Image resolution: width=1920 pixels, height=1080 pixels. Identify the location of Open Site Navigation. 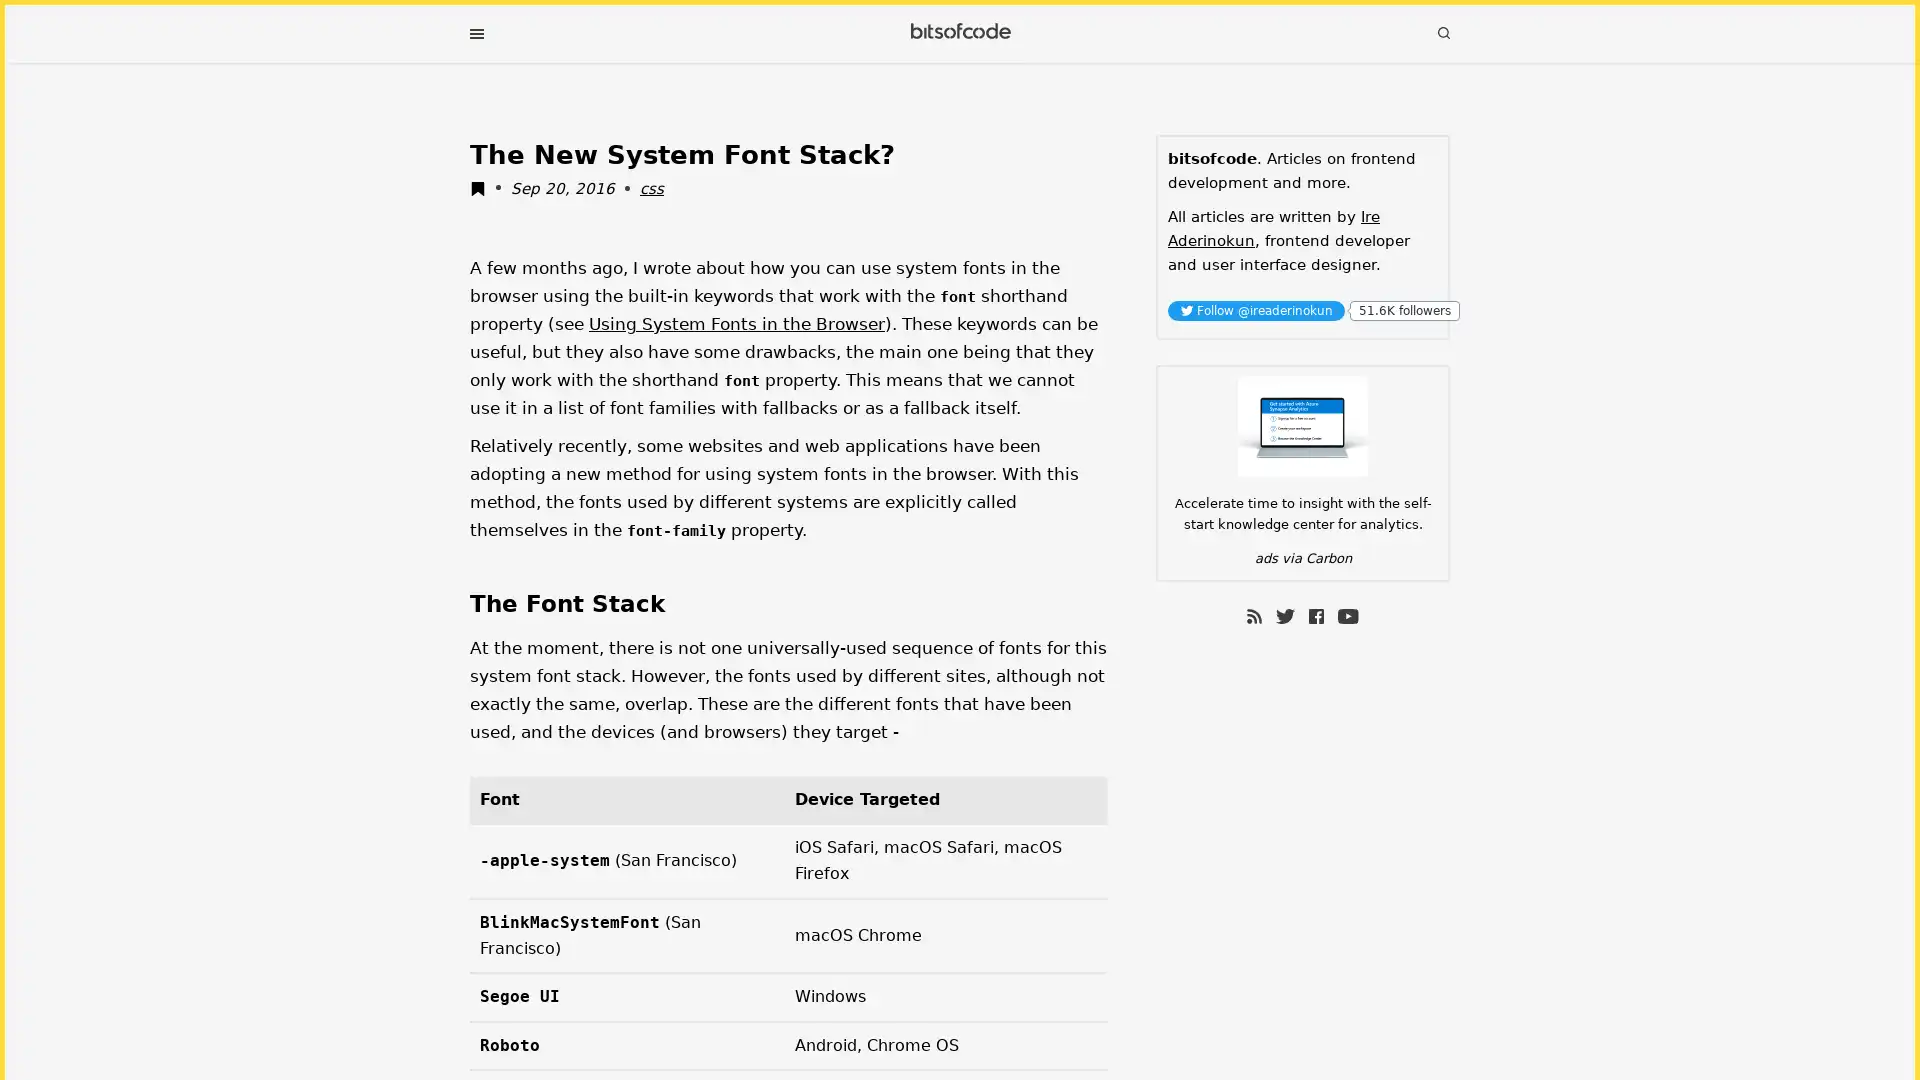
(475, 34).